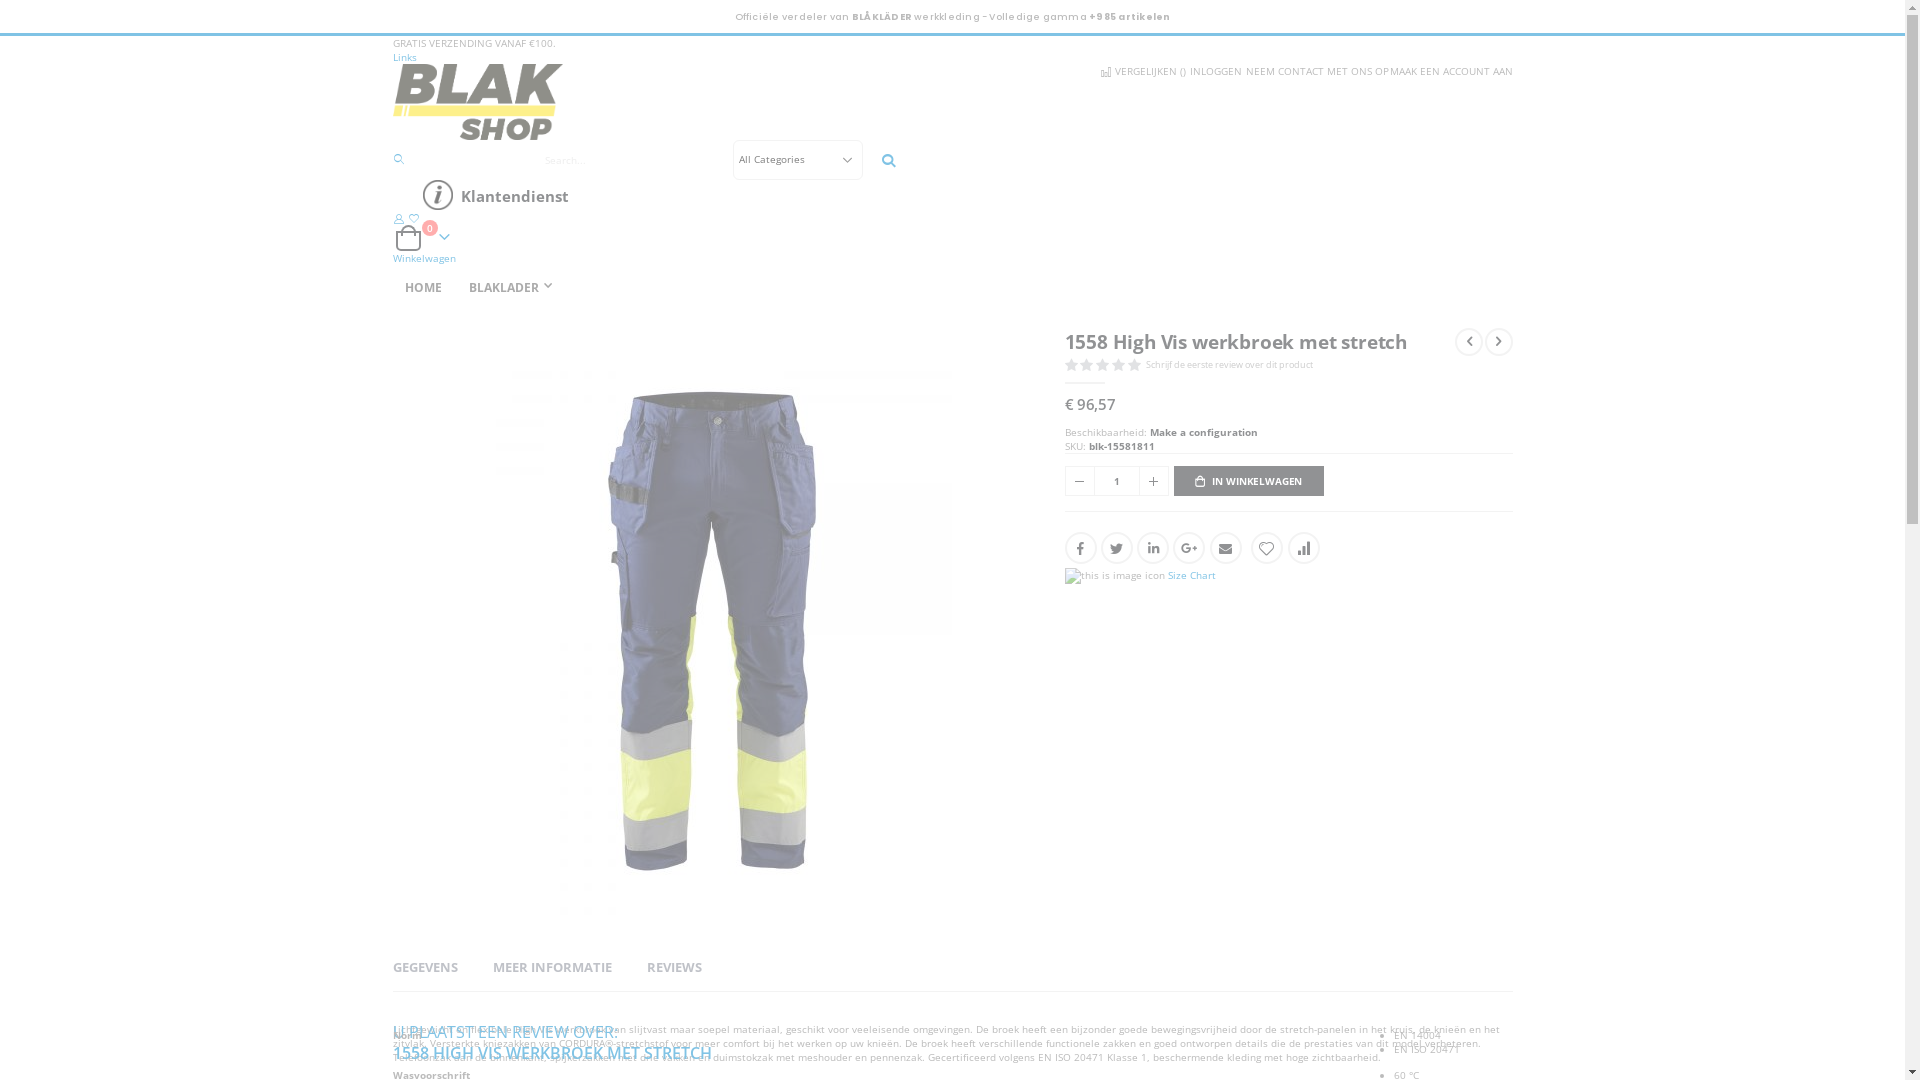 The width and height of the screenshot is (1920, 1080). I want to click on 'VERGELIJKEN ()', so click(1141, 69).